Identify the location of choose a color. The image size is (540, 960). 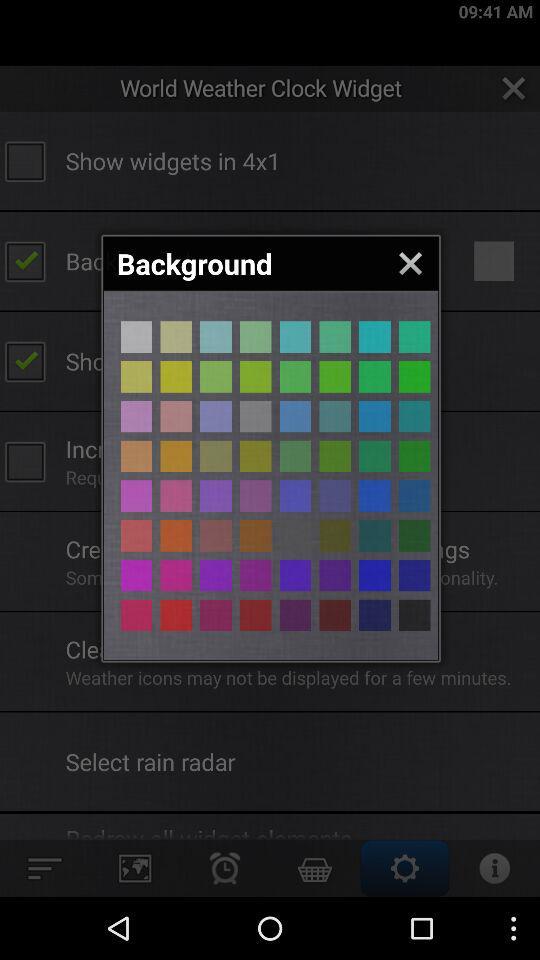
(176, 456).